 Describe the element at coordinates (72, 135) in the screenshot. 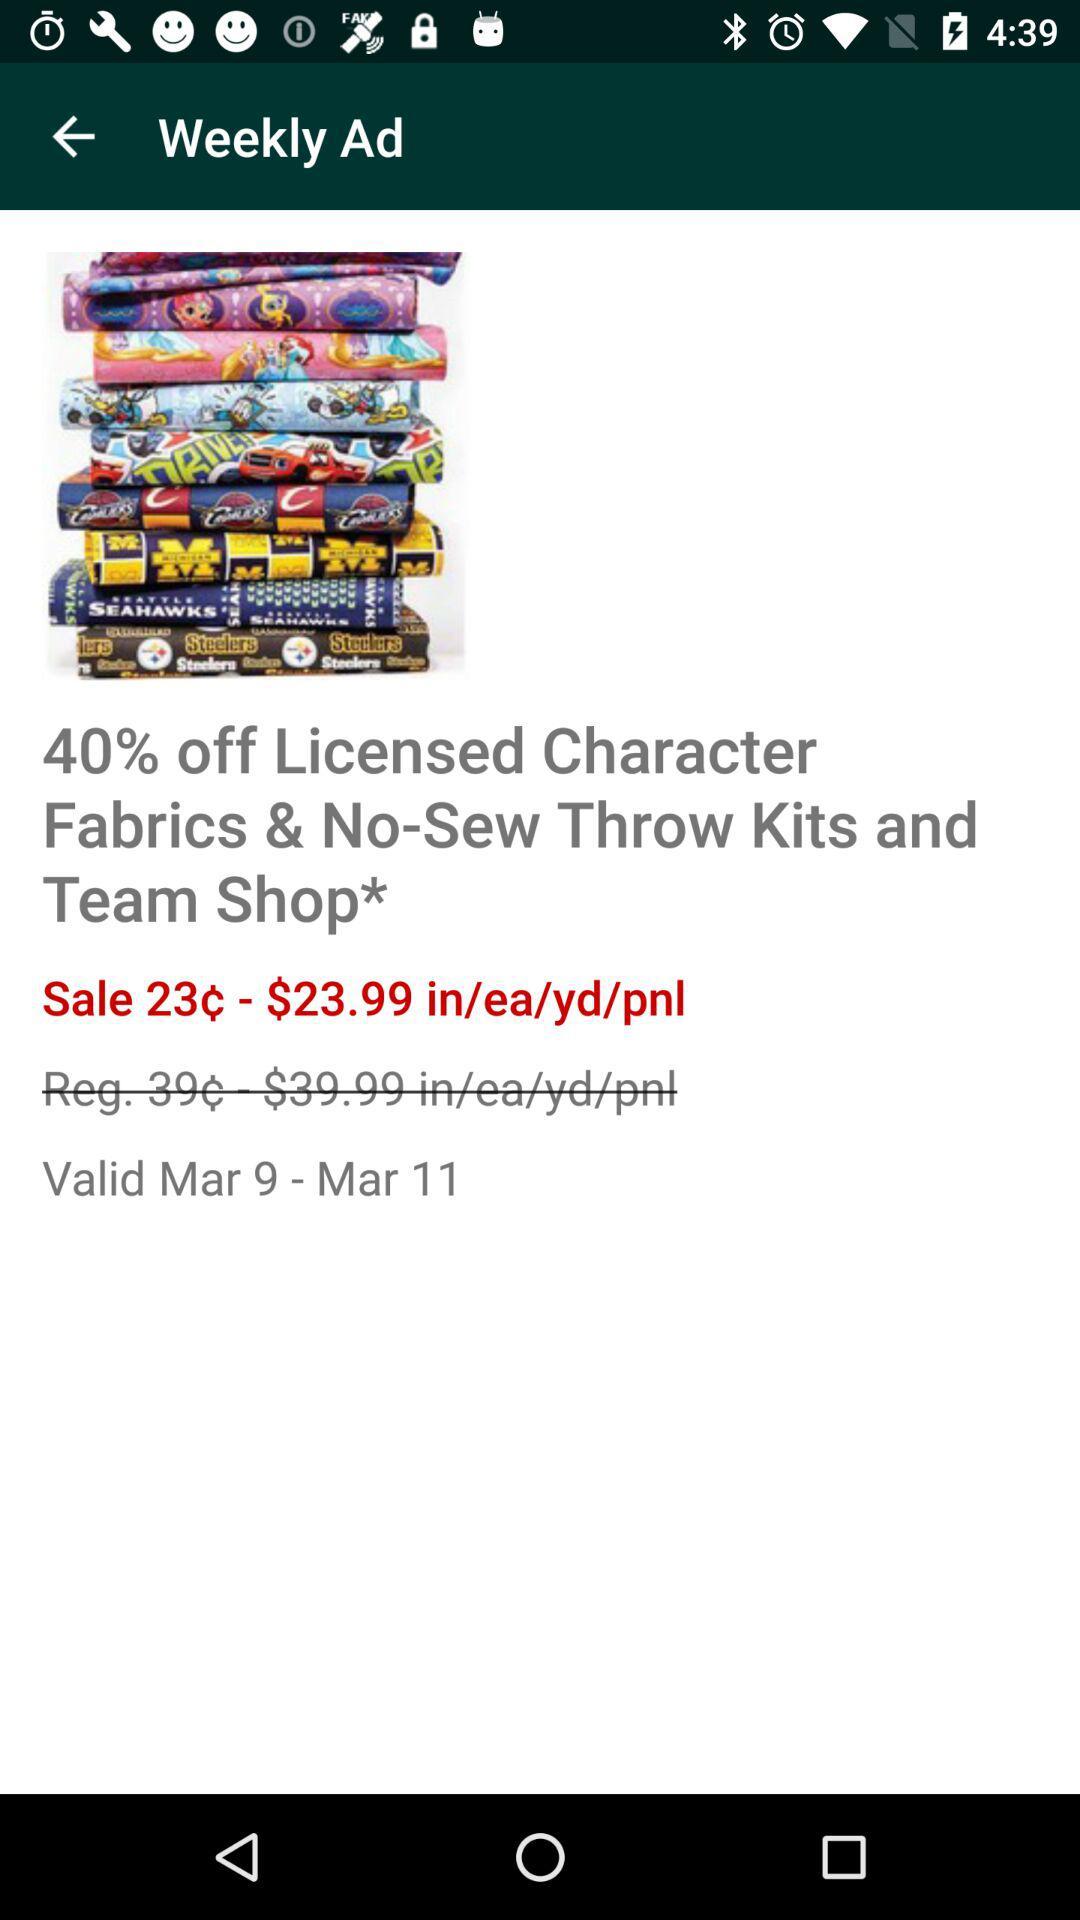

I see `icon next to the weekly ad app` at that location.